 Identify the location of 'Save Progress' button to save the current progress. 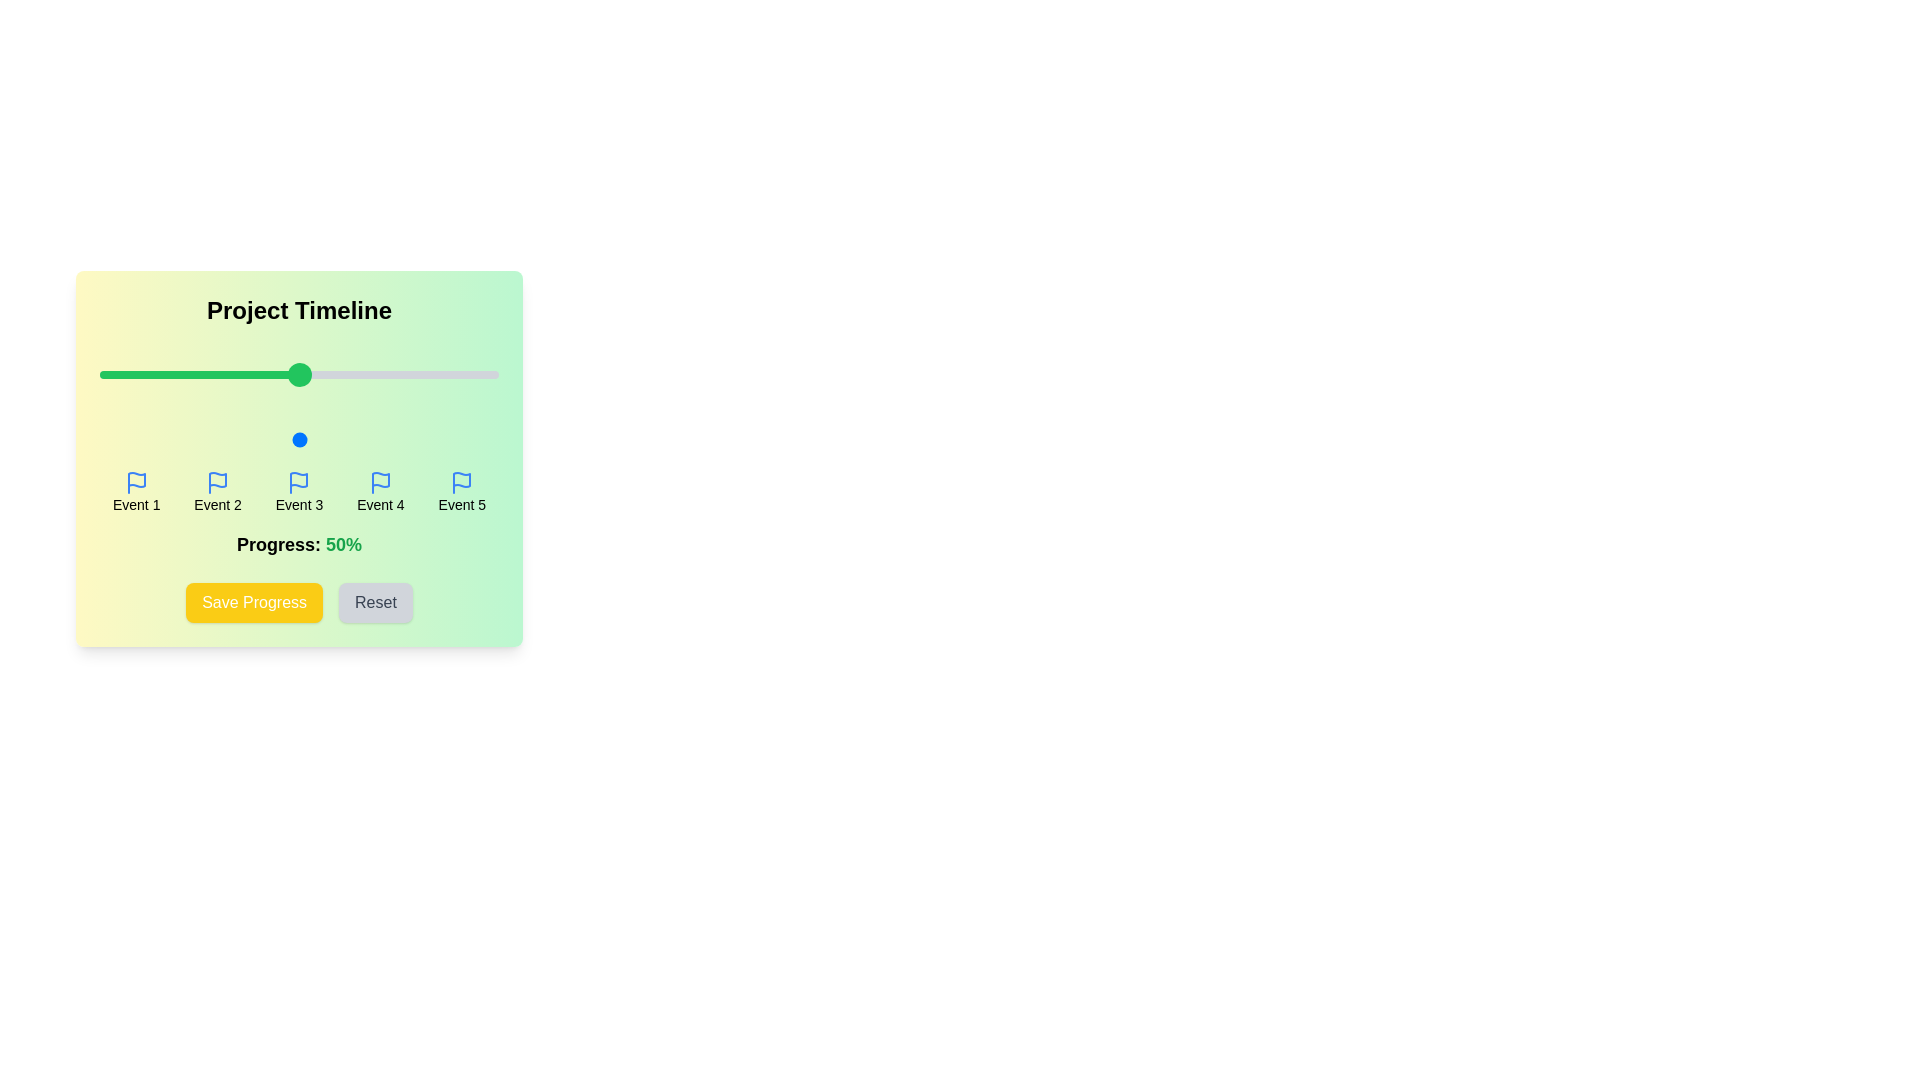
(253, 601).